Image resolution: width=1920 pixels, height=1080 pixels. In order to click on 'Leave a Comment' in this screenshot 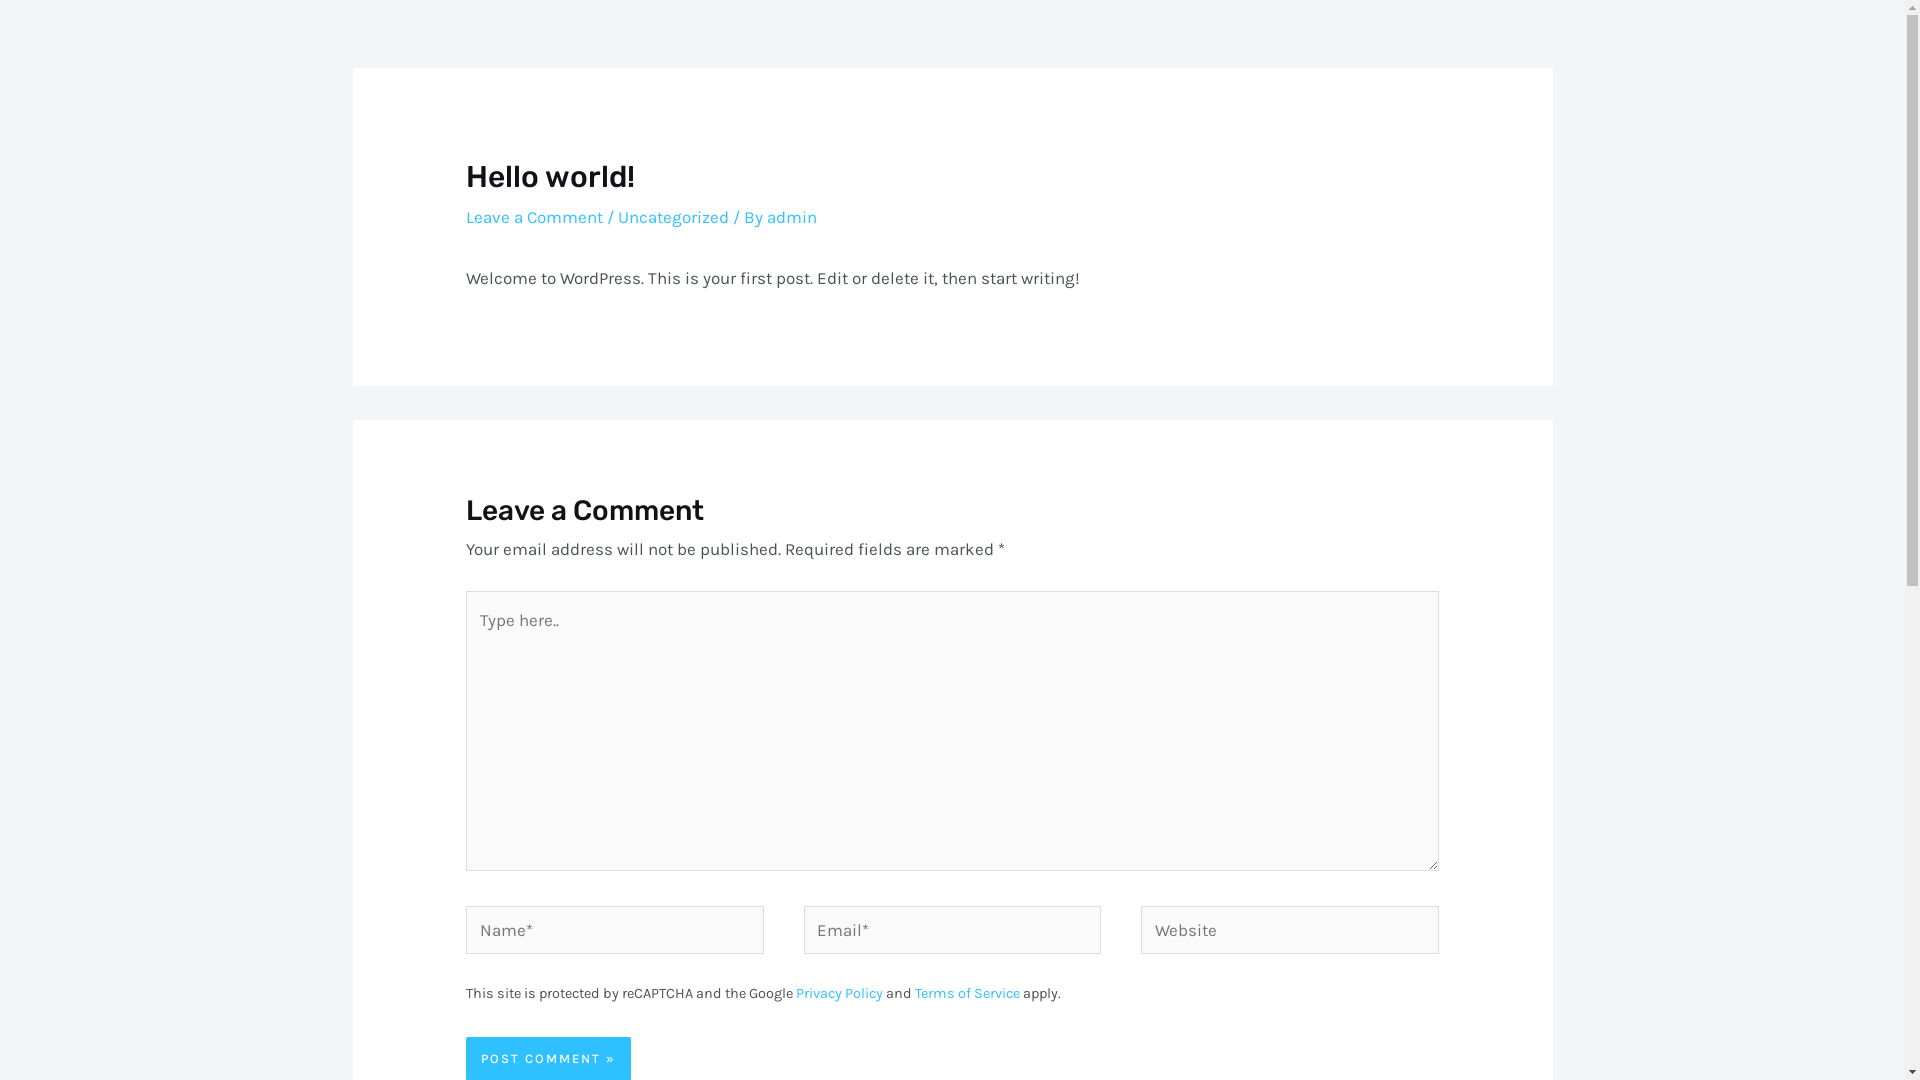, I will do `click(534, 216)`.